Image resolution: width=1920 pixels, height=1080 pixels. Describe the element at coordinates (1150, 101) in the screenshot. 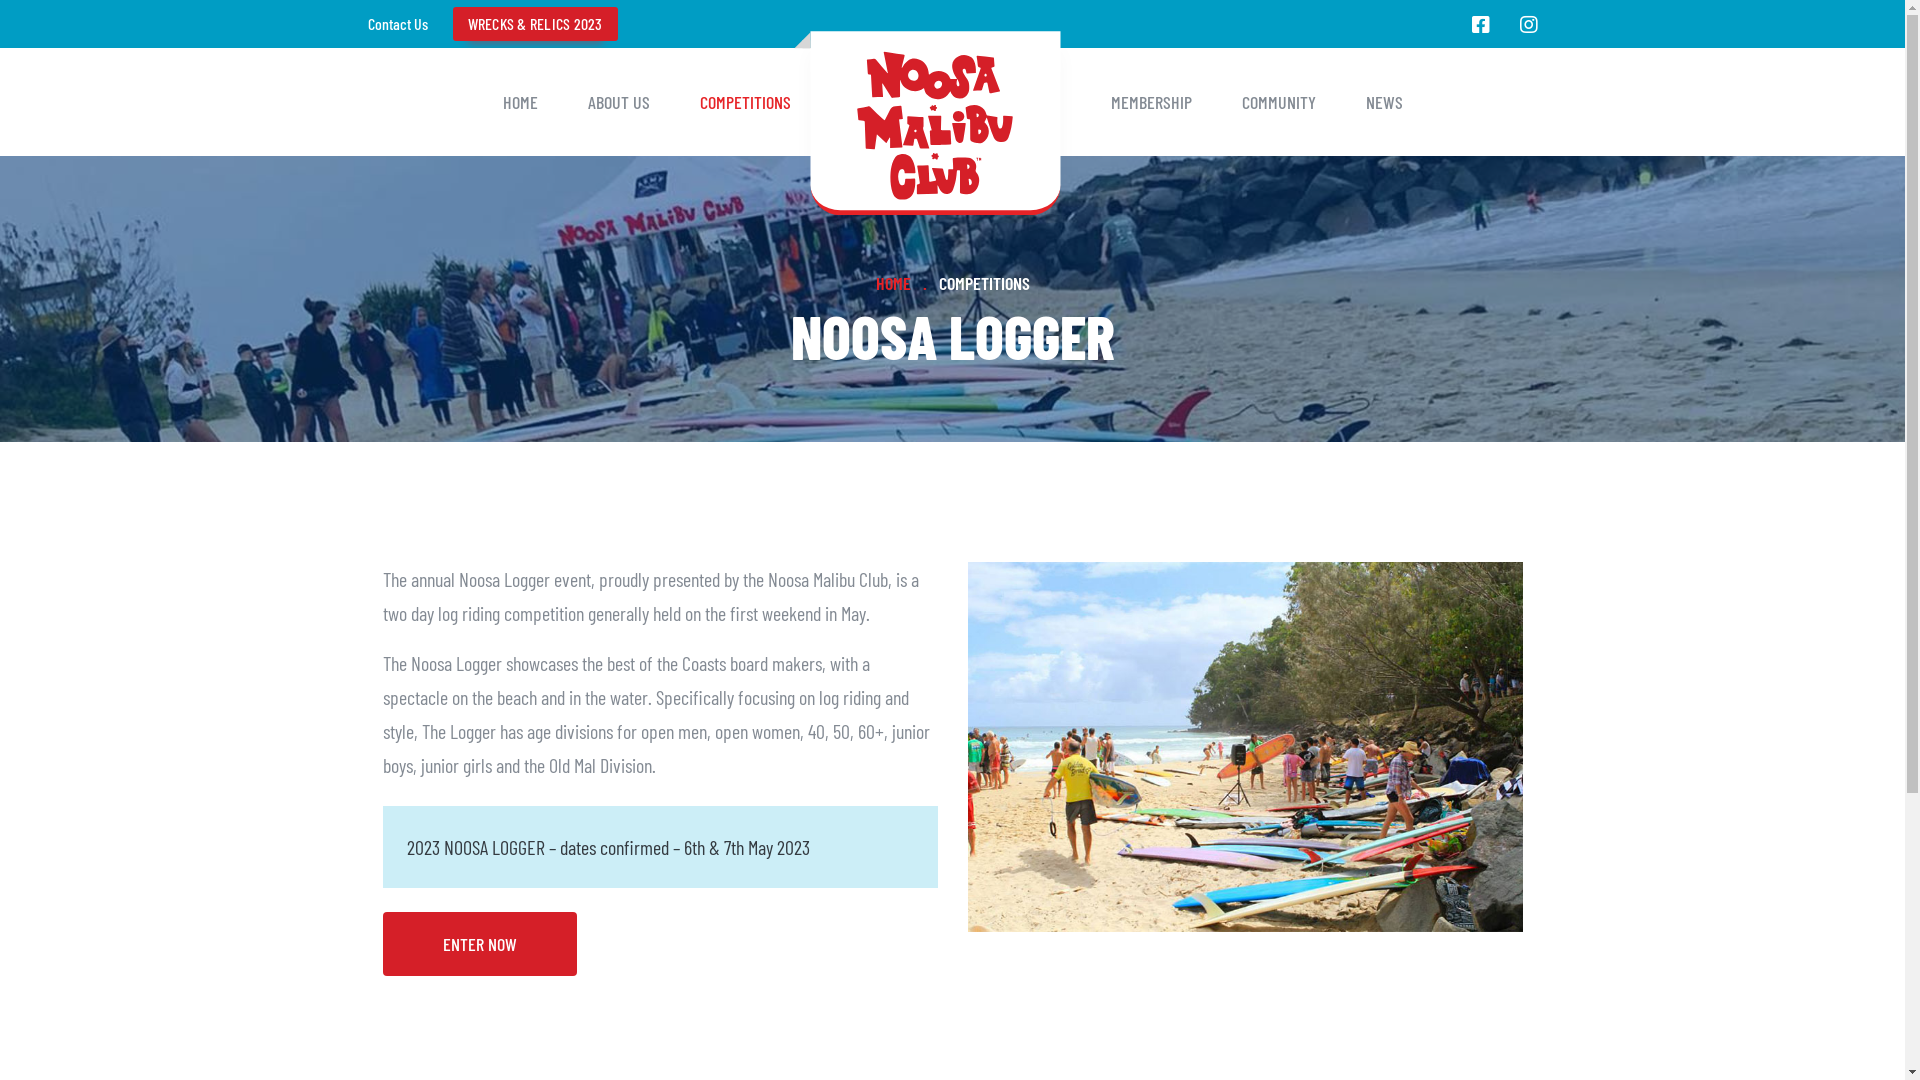

I see `'MEMBERSHIP'` at that location.